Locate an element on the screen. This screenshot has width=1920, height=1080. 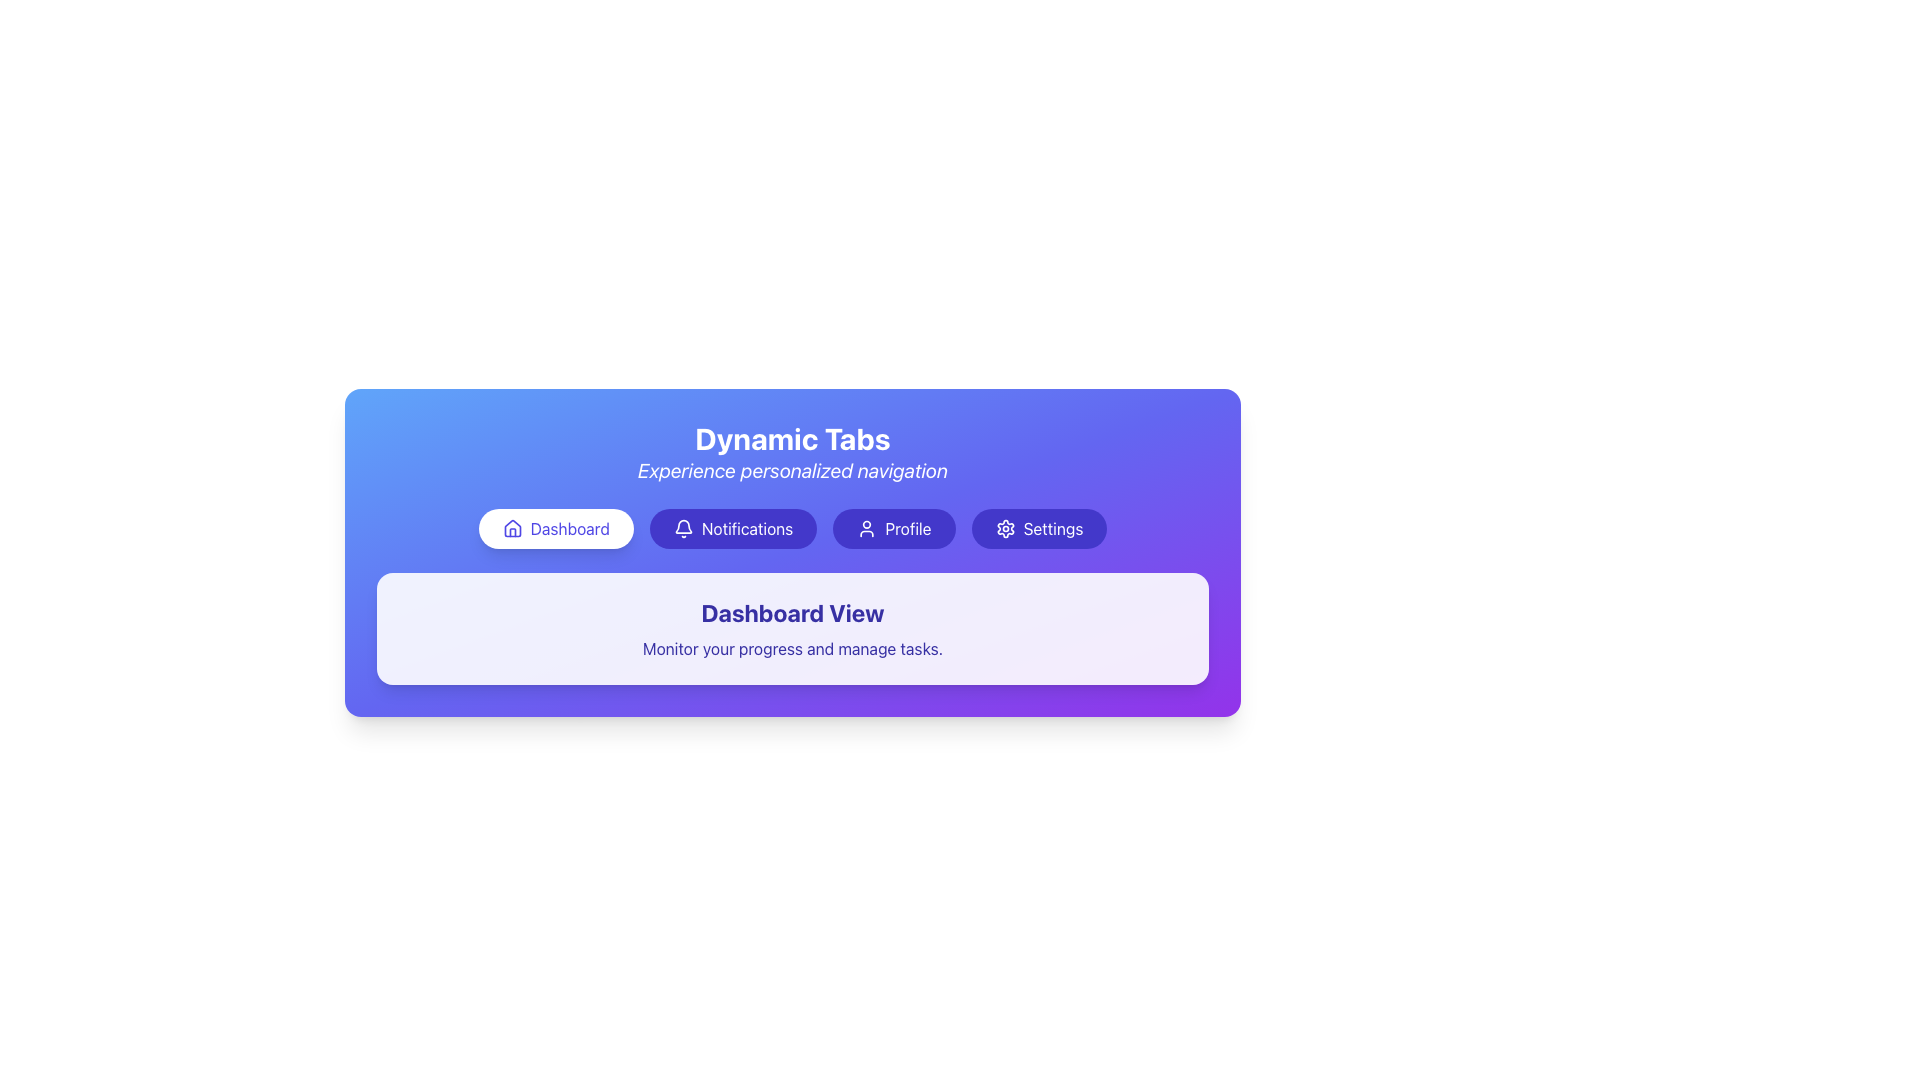
the 'Profile' icon, which is a person outline styled as a vector graphic in white on a blue background is located at coordinates (867, 527).